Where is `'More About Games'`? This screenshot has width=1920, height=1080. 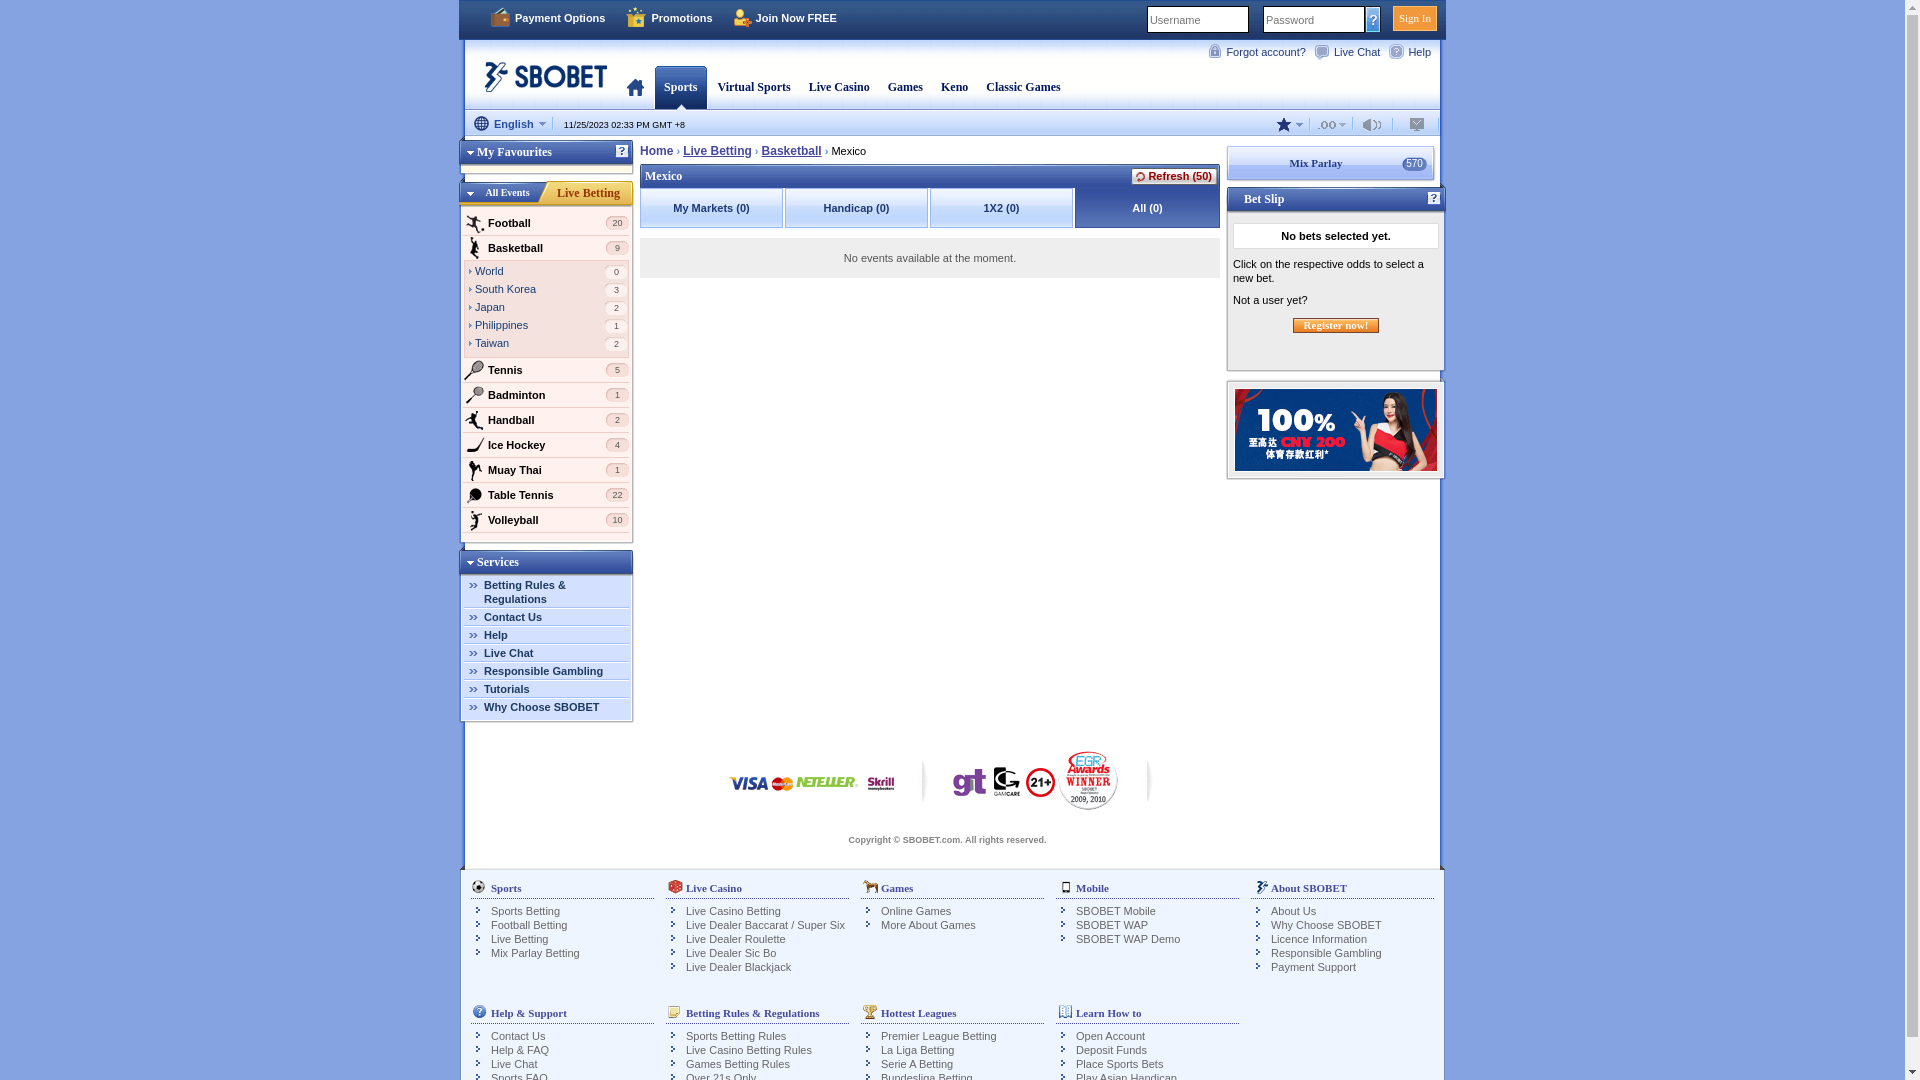
'More About Games' is located at coordinates (927, 925).